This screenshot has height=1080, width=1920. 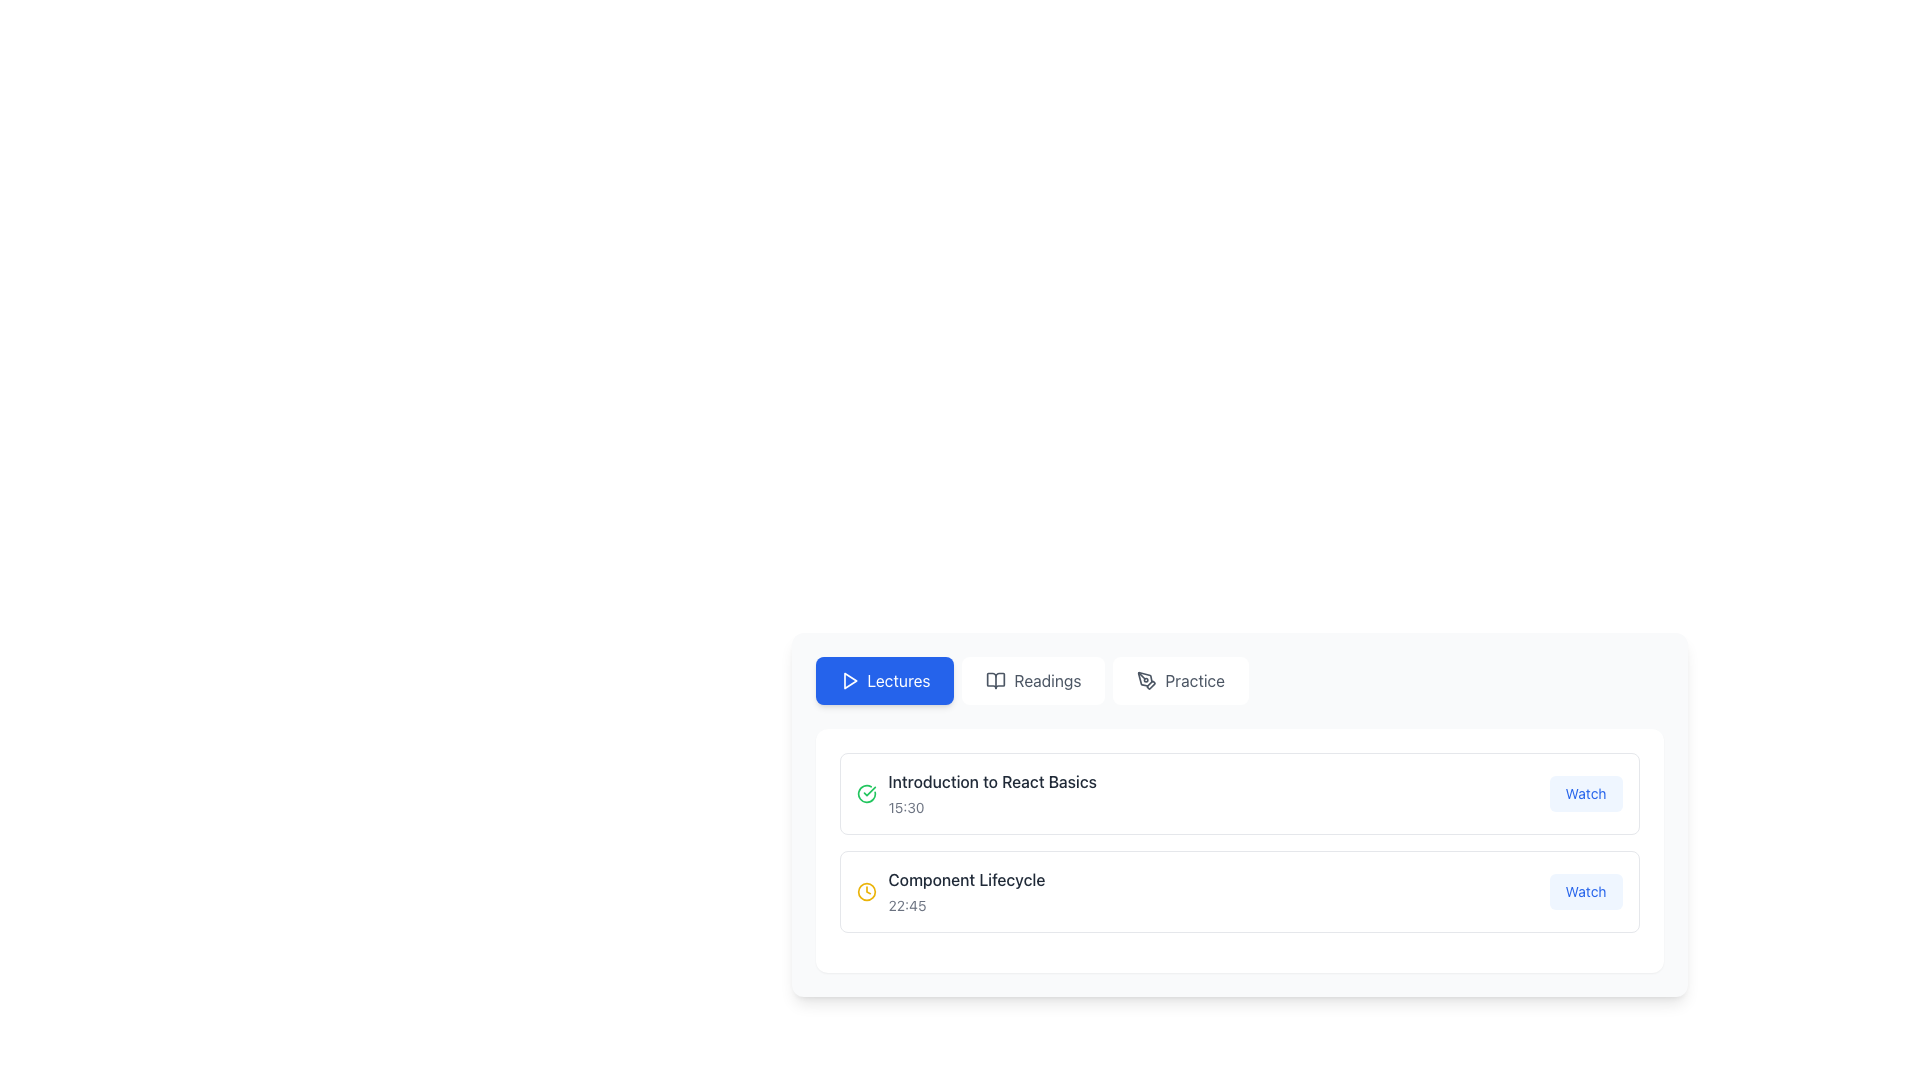 I want to click on the button located in the bottom right of the 'Component Lifecycle' section, so click(x=1585, y=890).